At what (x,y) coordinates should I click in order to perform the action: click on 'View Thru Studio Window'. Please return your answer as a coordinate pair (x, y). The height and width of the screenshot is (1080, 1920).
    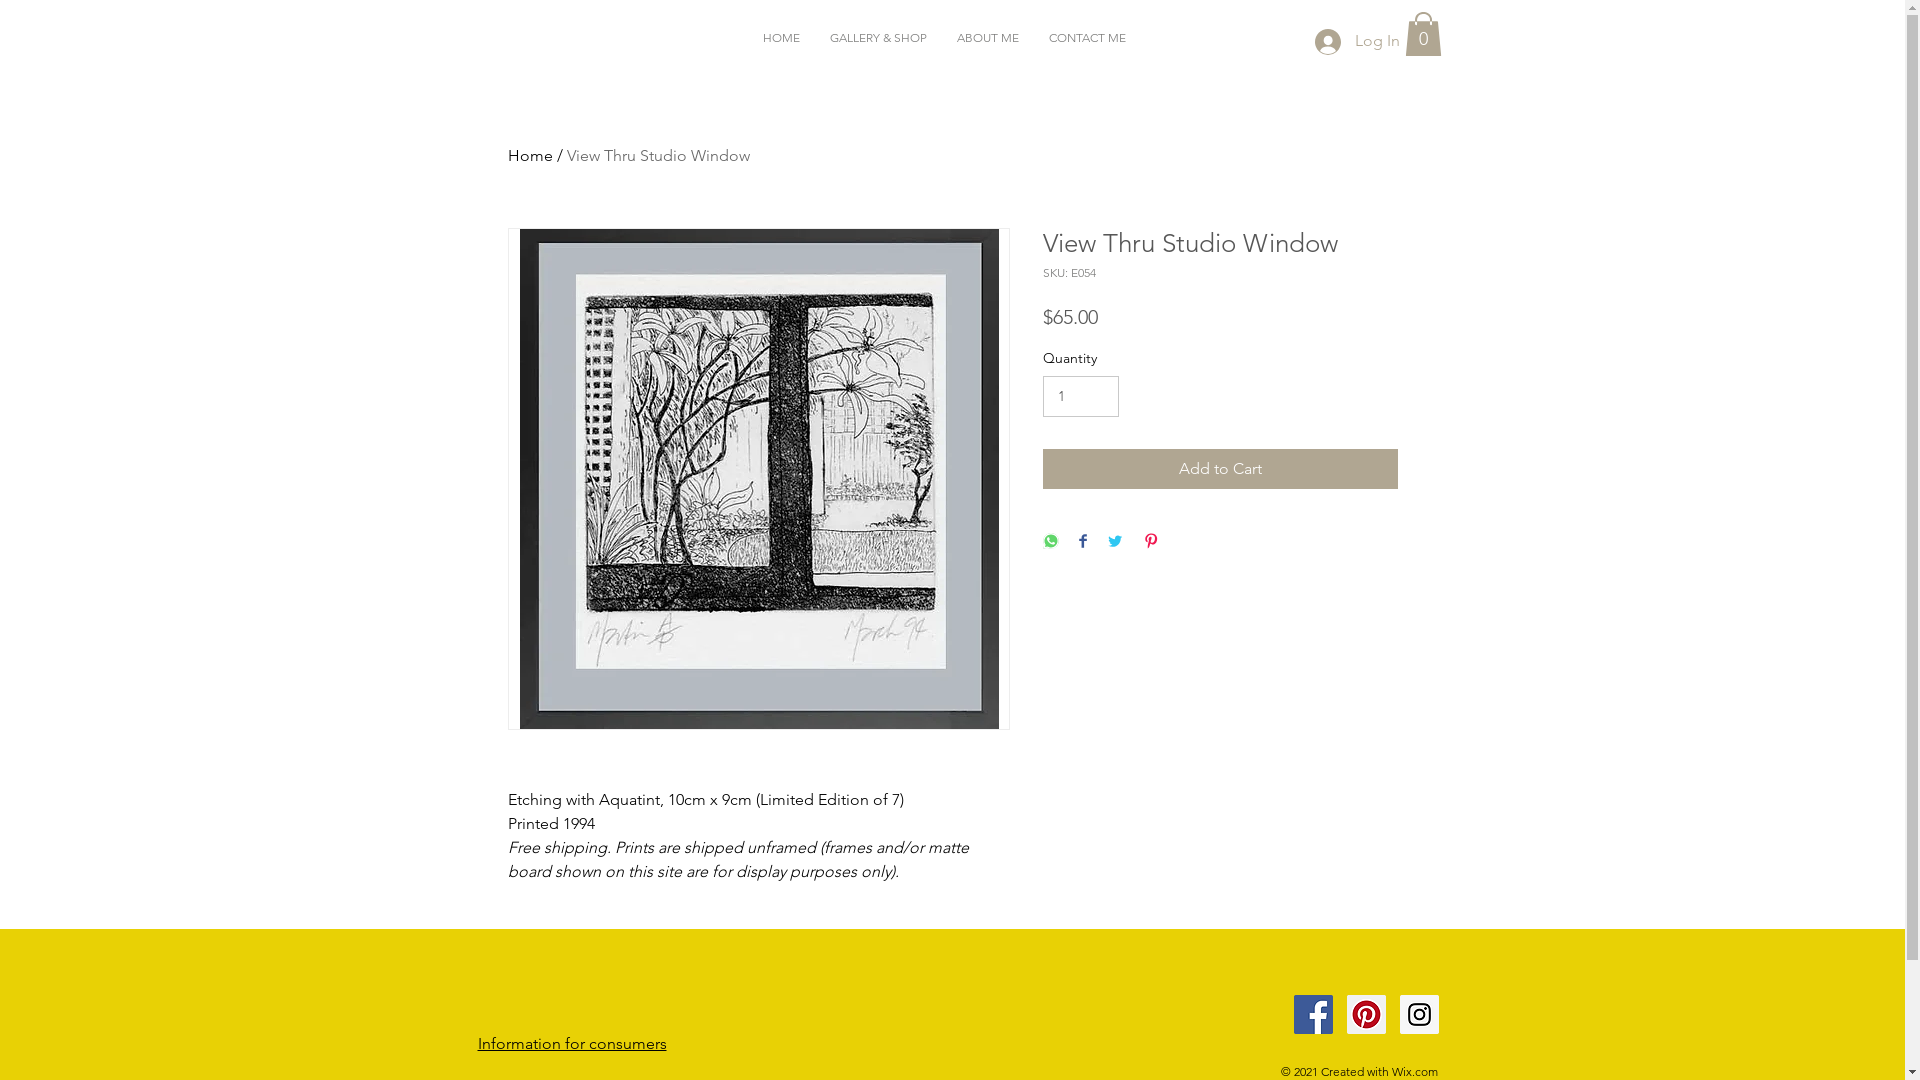
    Looking at the image, I should click on (565, 154).